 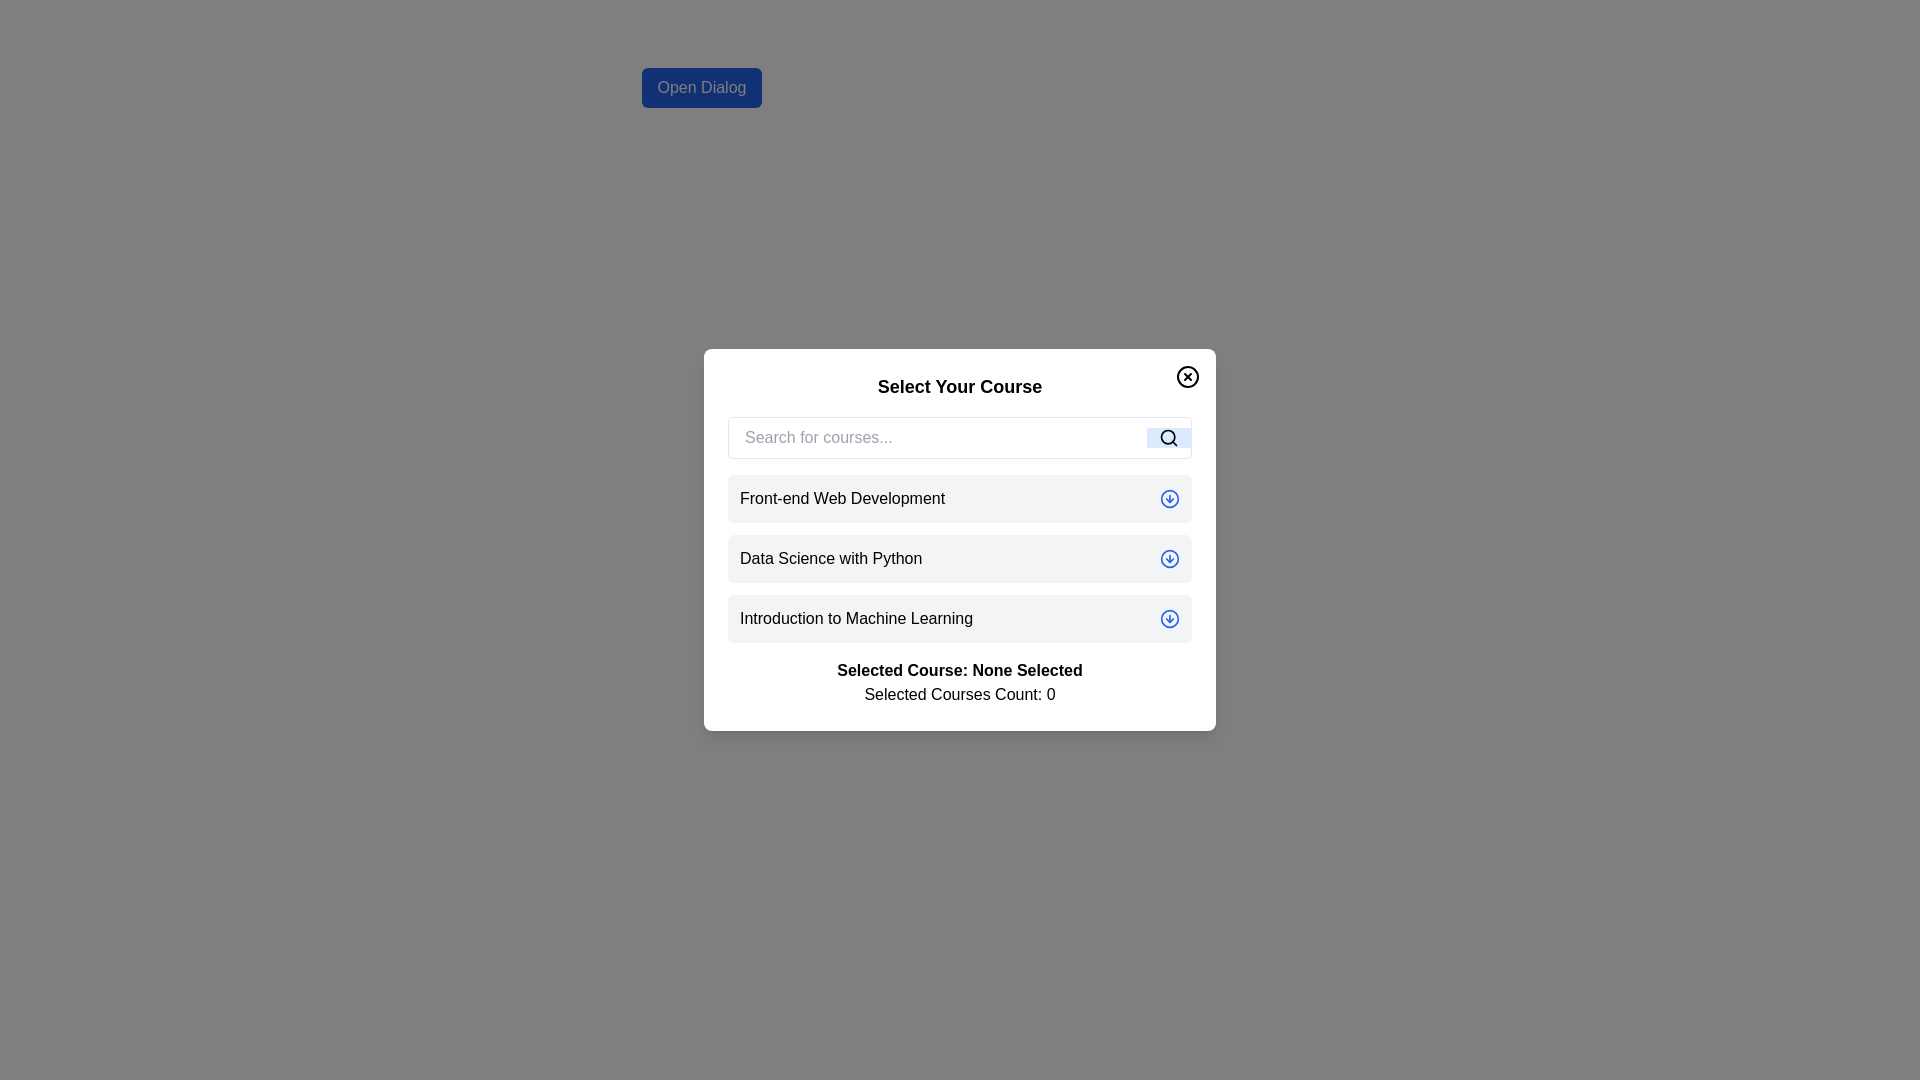 I want to click on the circular icon button with a magnifying glass symbol located to the immediate right of the search input field, so click(x=1169, y=437).